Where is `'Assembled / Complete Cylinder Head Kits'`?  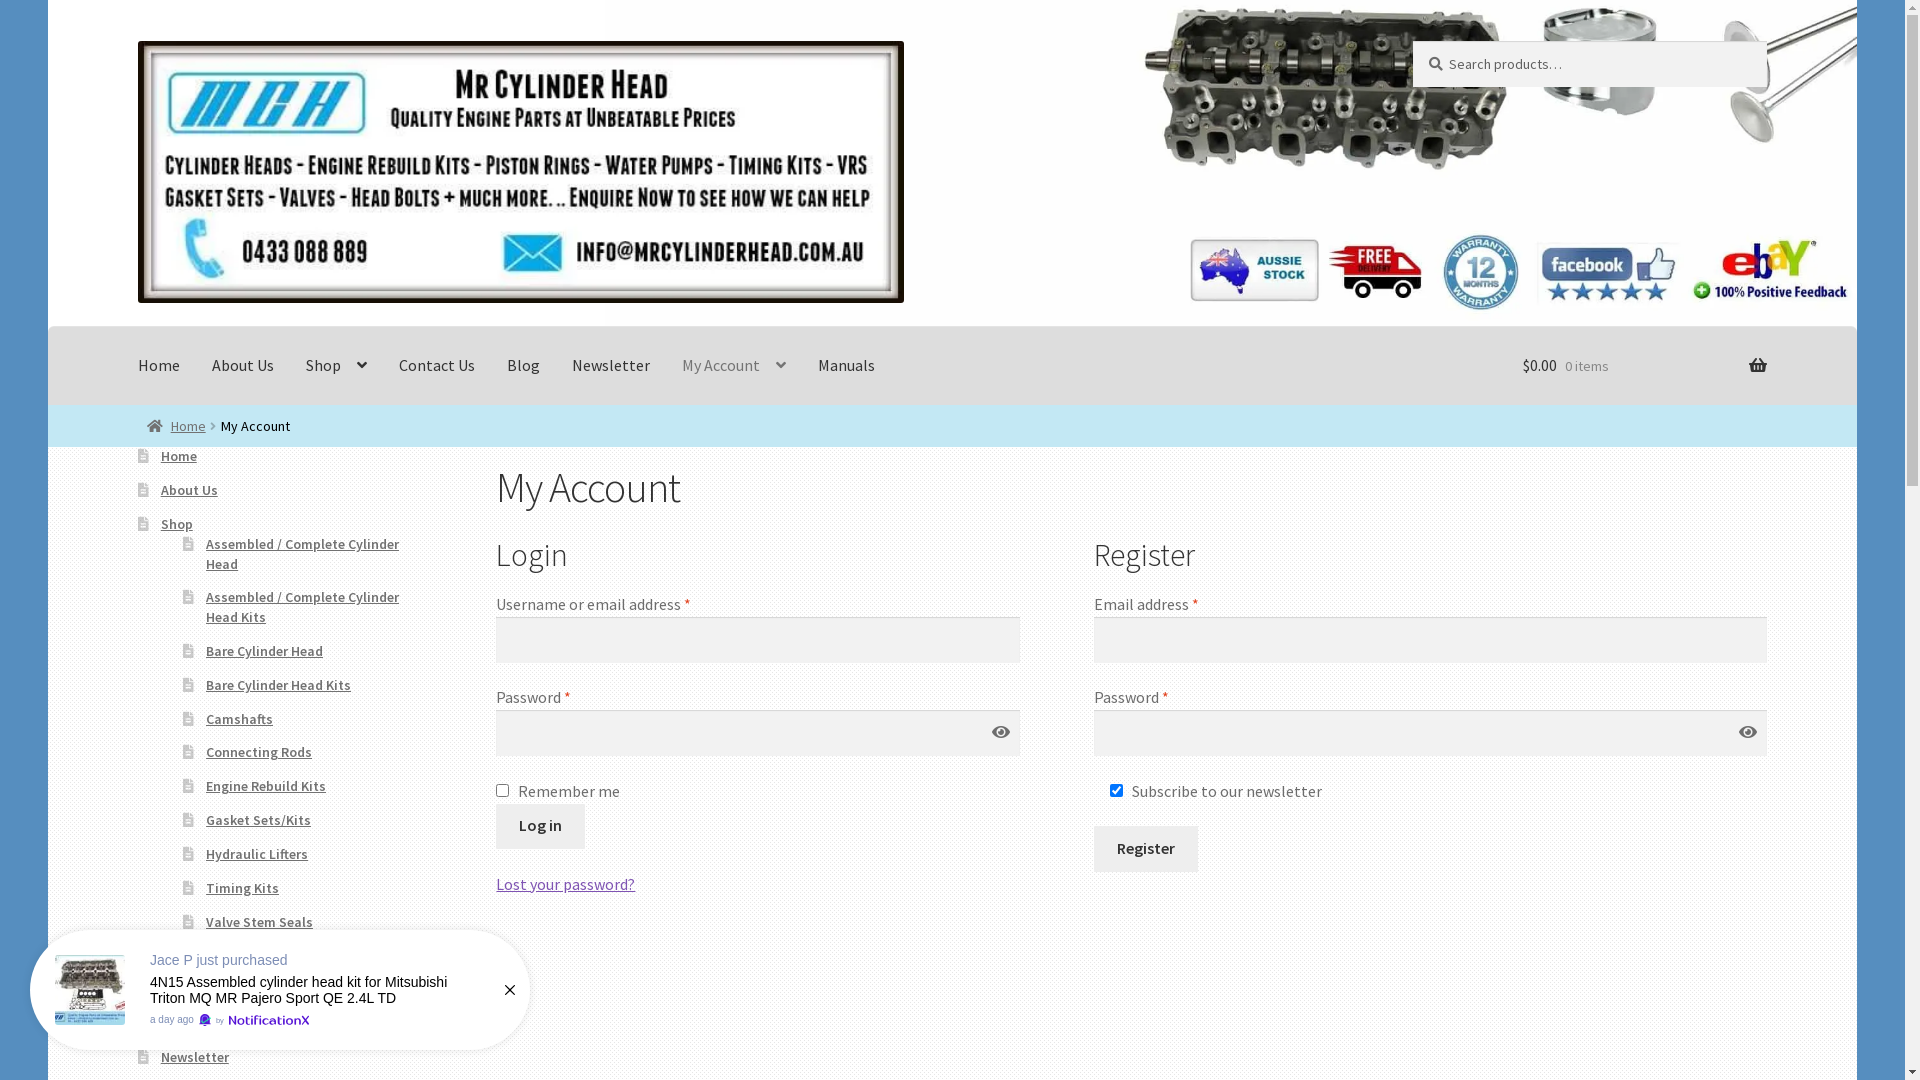 'Assembled / Complete Cylinder Head Kits' is located at coordinates (301, 605).